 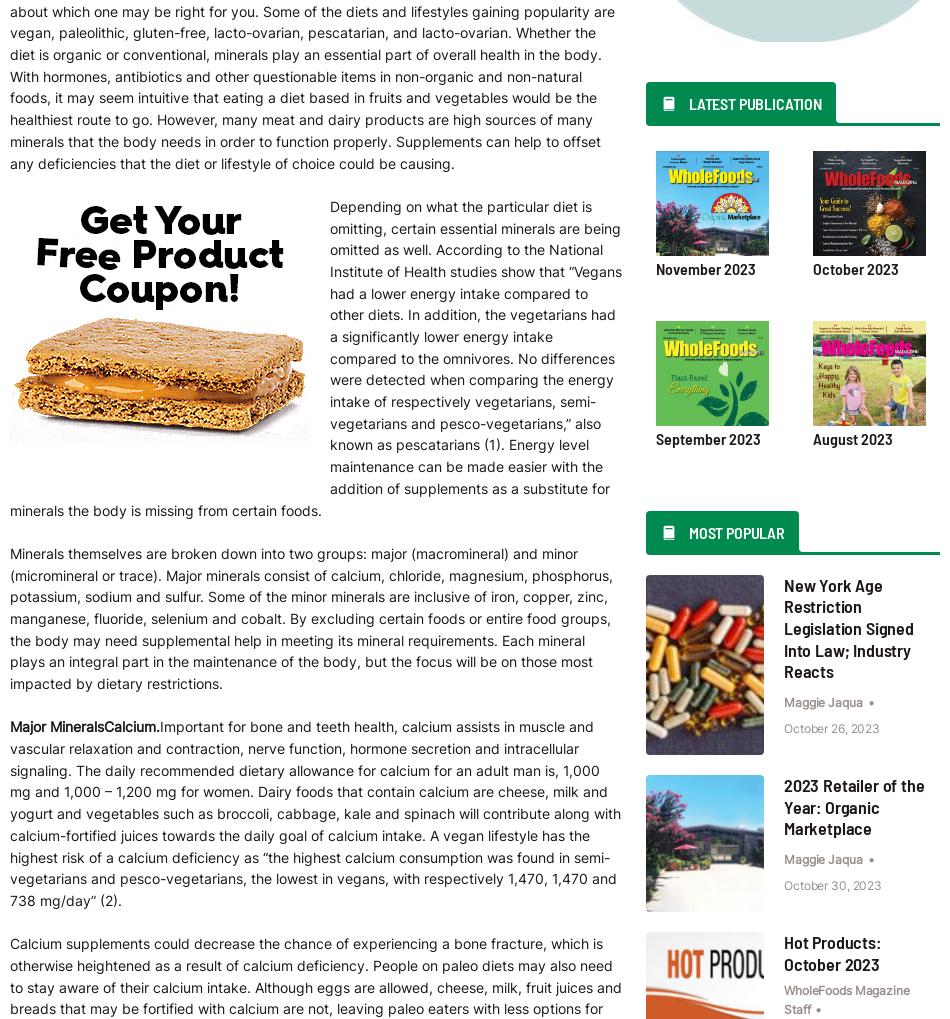 I want to click on 'WholeFoods Magazine Staff', so click(x=845, y=999).